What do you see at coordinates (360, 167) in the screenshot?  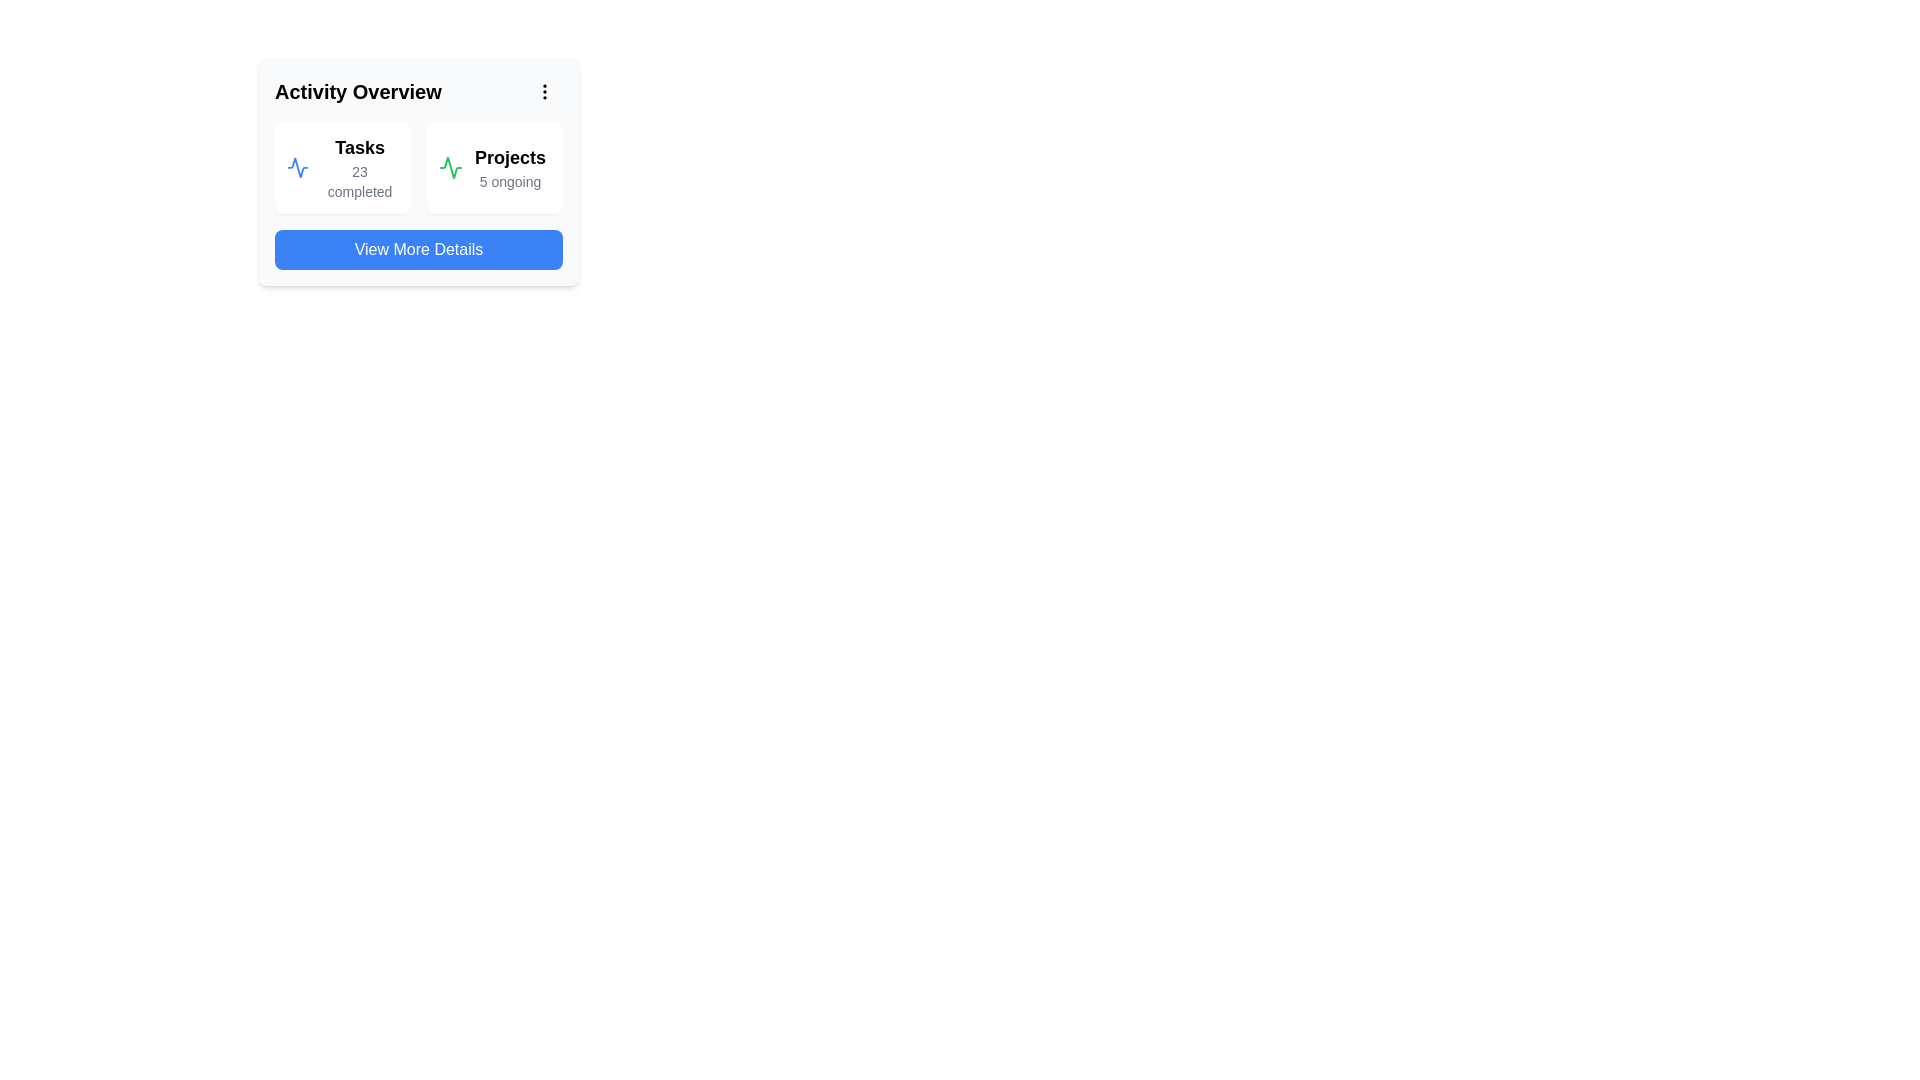 I see `the text display element that has a bold header reading 'Tasks' and a subtitle '23 completed'` at bounding box center [360, 167].